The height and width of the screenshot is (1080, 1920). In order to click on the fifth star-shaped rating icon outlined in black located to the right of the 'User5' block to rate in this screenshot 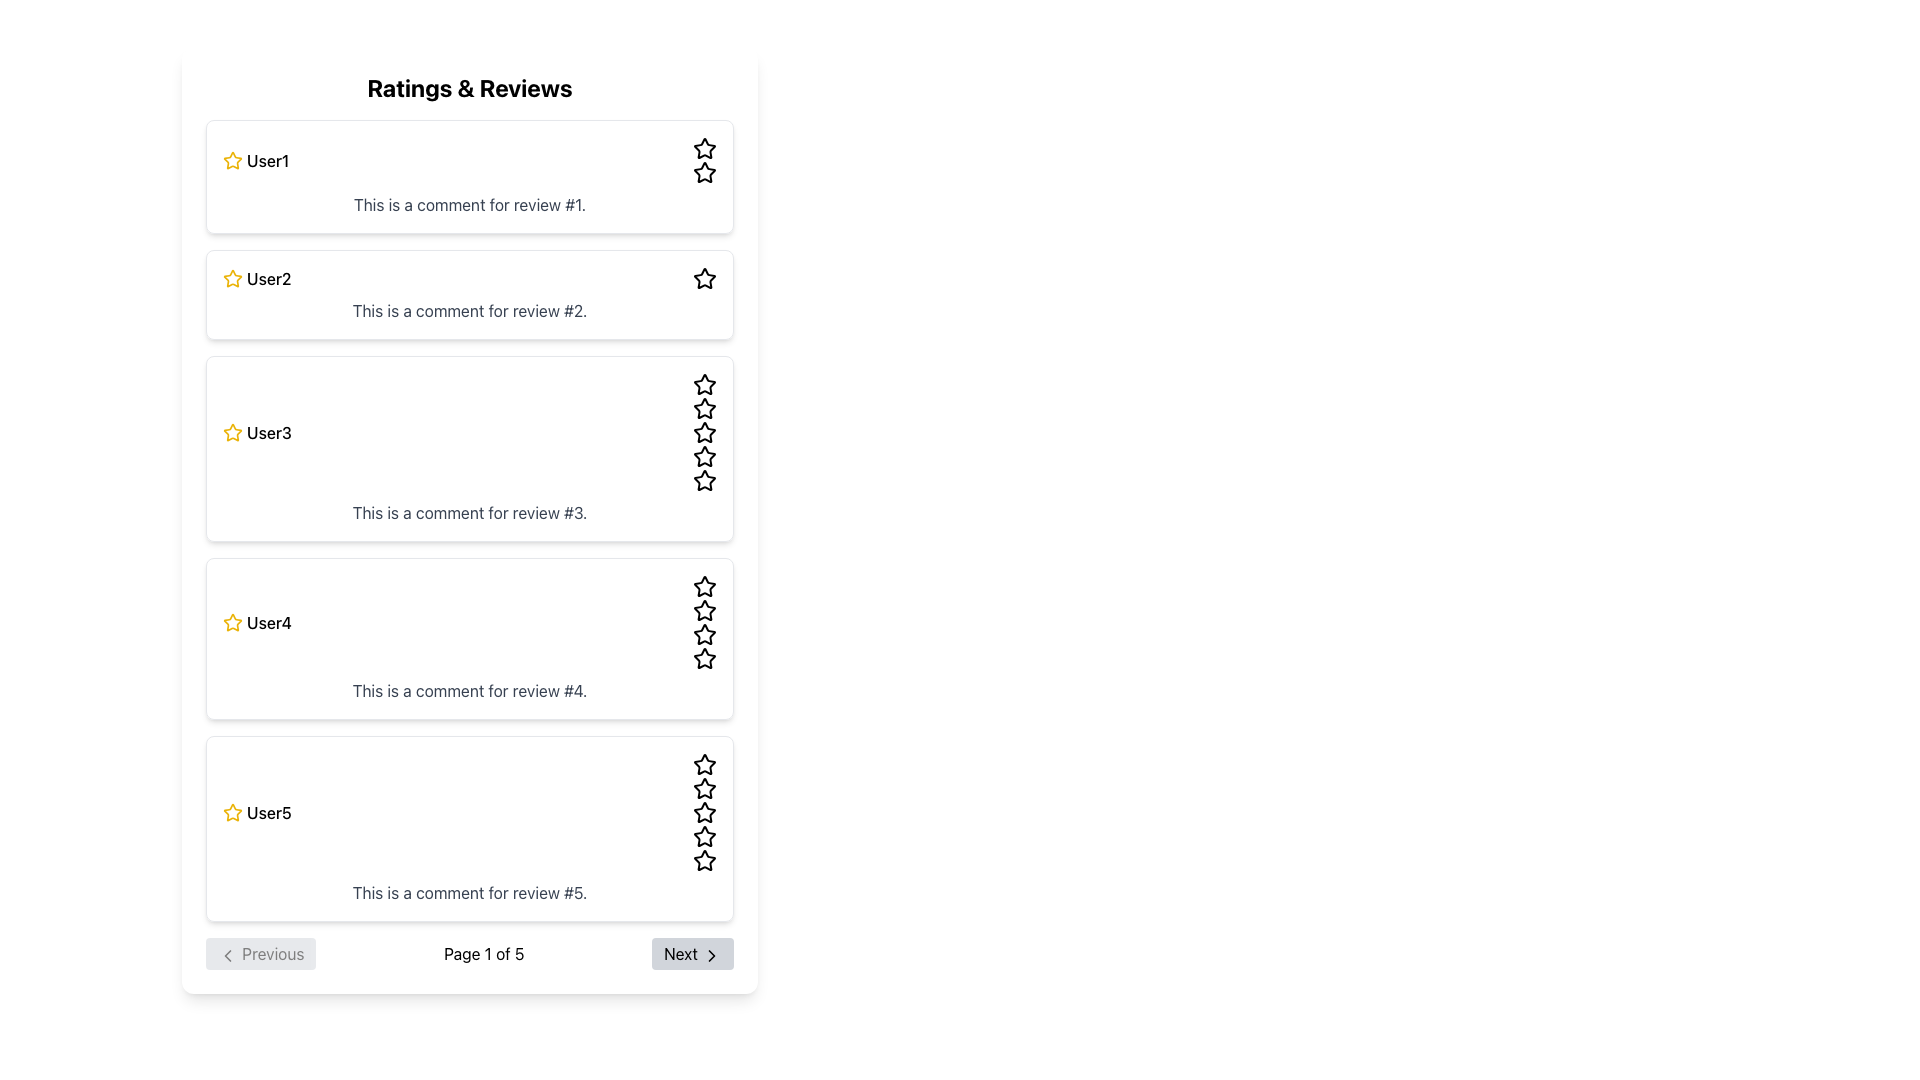, I will do `click(705, 813)`.